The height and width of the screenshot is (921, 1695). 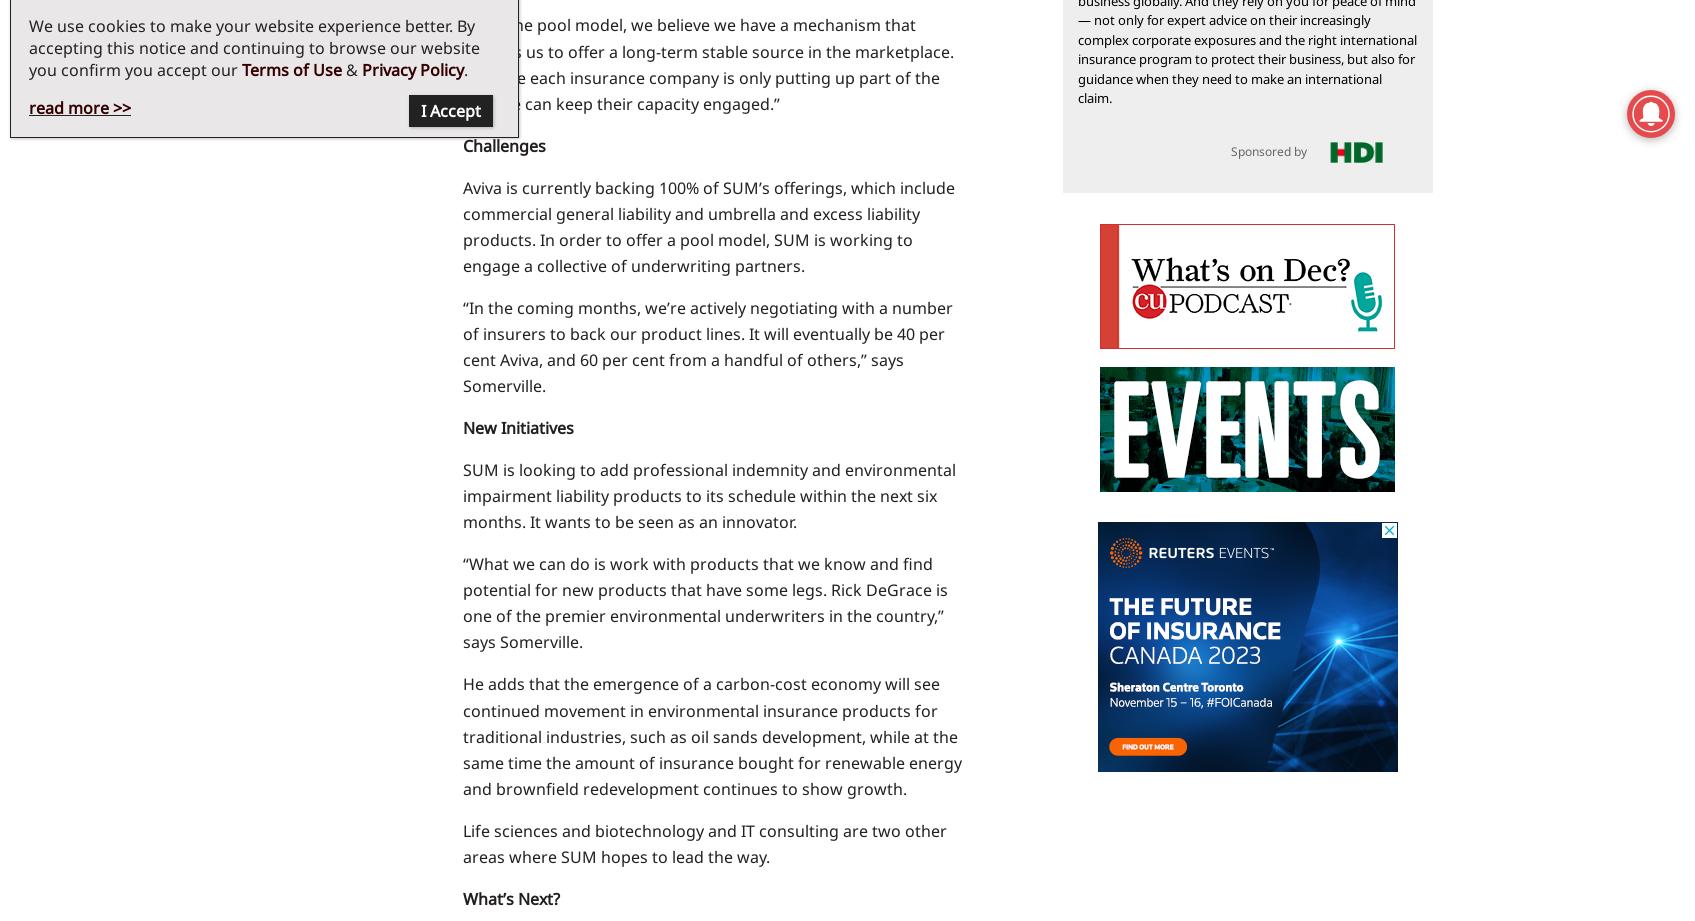 I want to click on 'He adds that the emergence of a carbon-cost economy will see continued movement in environmental insurance products for traditional industries, such as oil sands development, while at the same time the amount of insurance bought for renewable energy and brownfield redevelopment continues to show growth.', so click(x=711, y=735).